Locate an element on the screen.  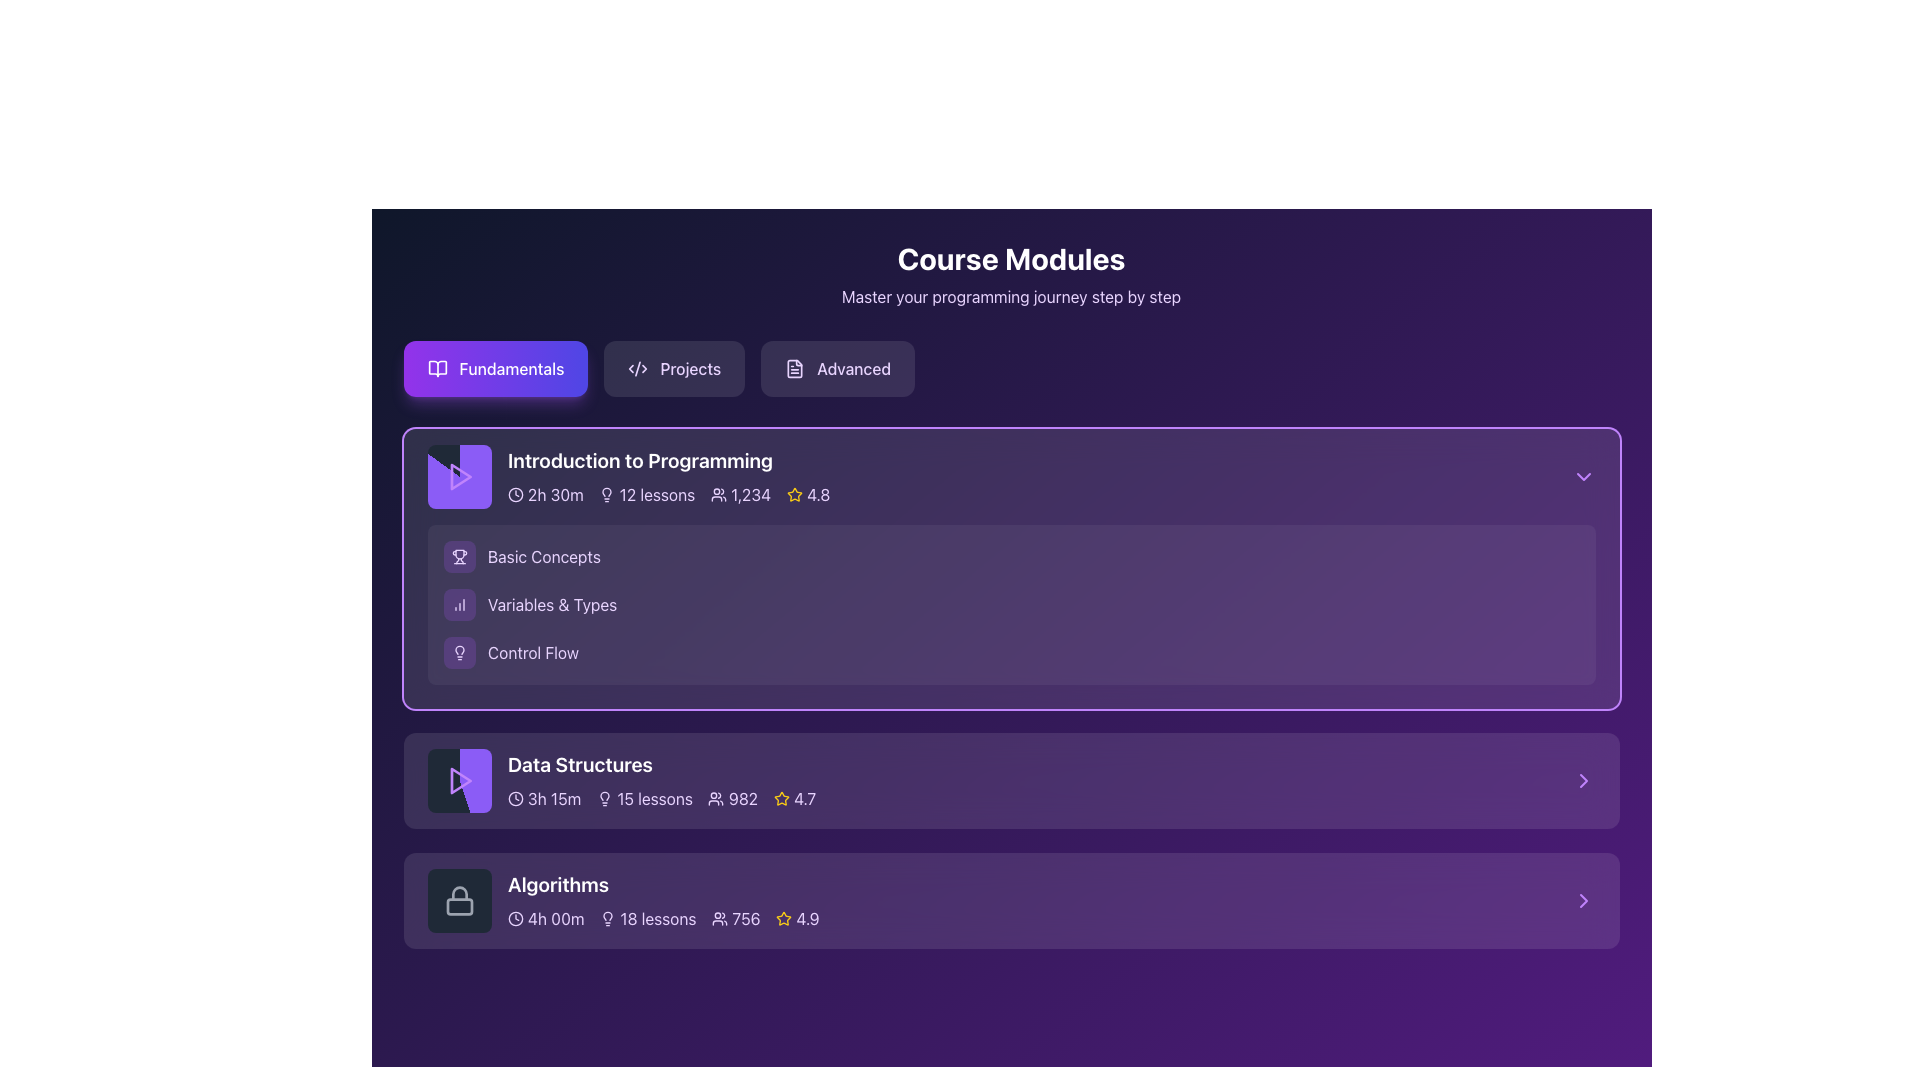
the chevron icon button located in the top-right corner of the 'Introduction to Programming' section is located at coordinates (1582, 477).